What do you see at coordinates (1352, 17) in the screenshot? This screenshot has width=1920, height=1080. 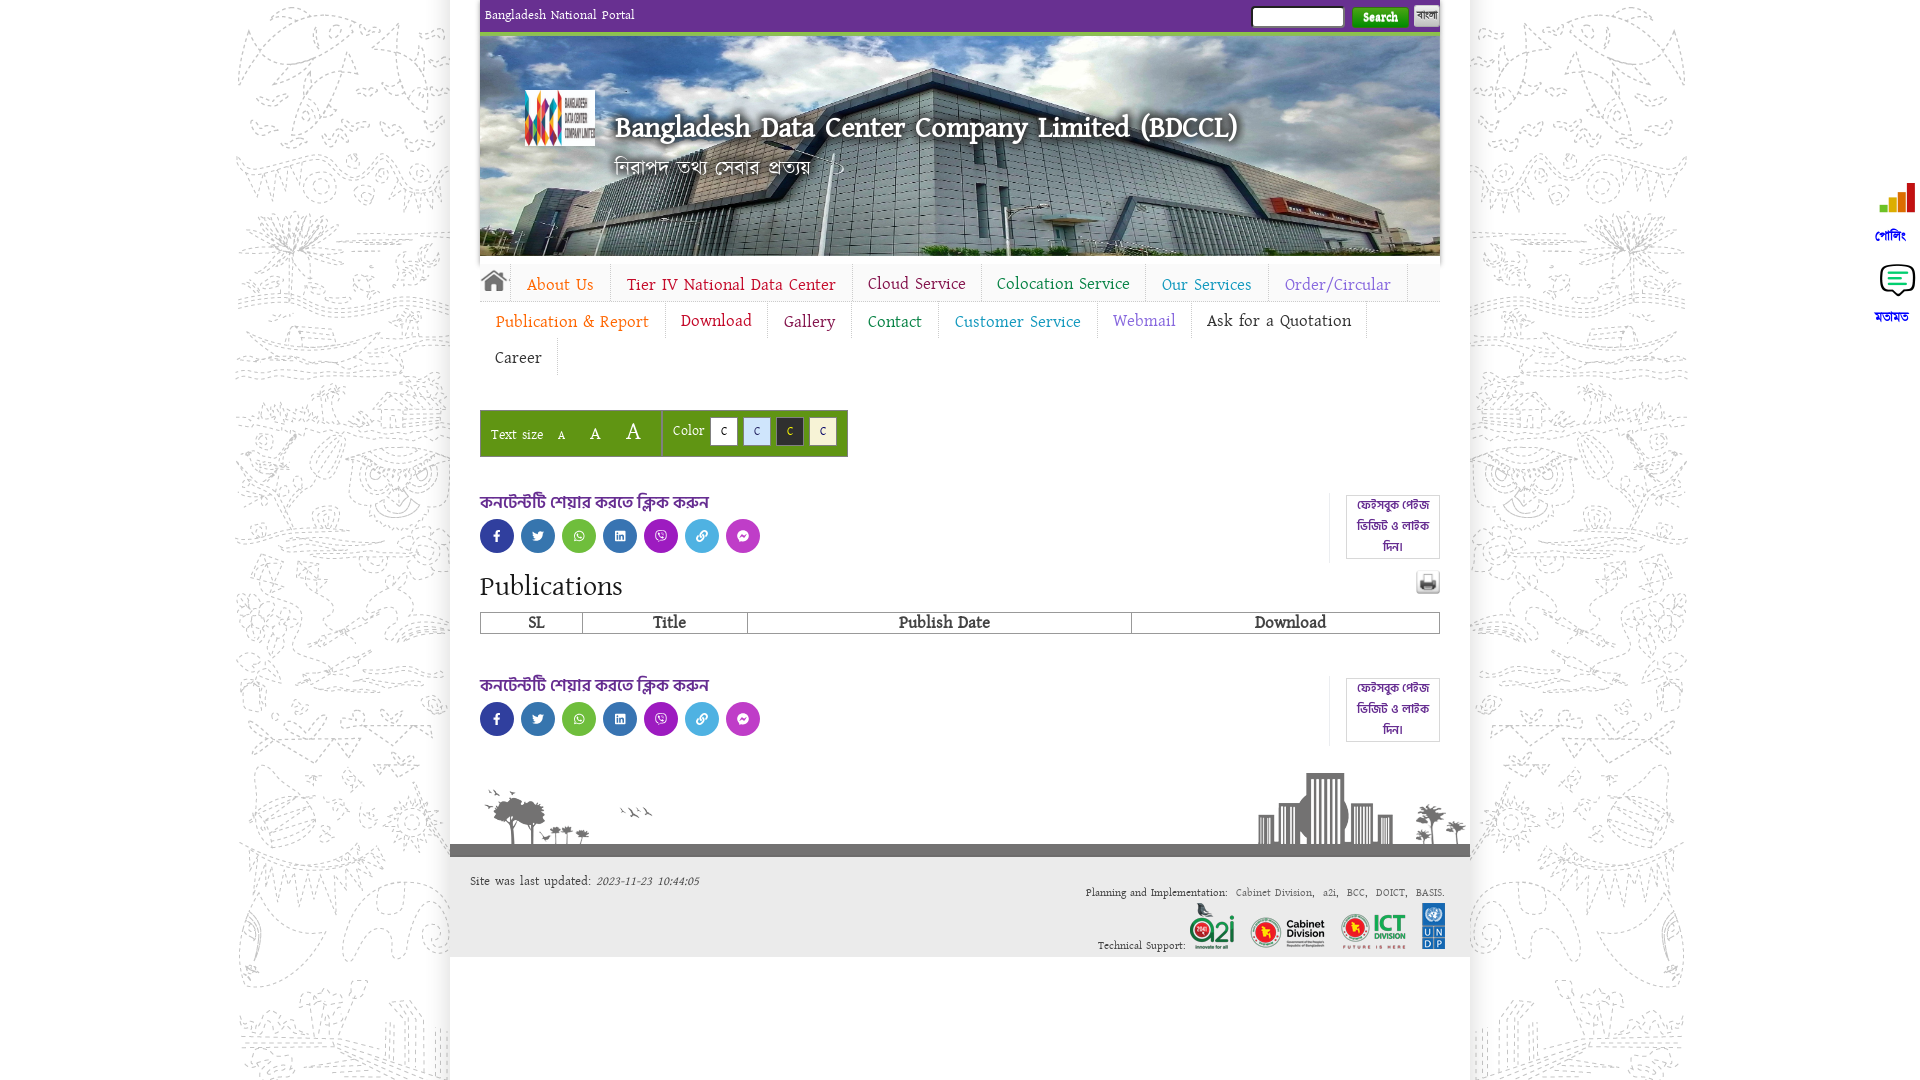 I see `'Search'` at bounding box center [1352, 17].